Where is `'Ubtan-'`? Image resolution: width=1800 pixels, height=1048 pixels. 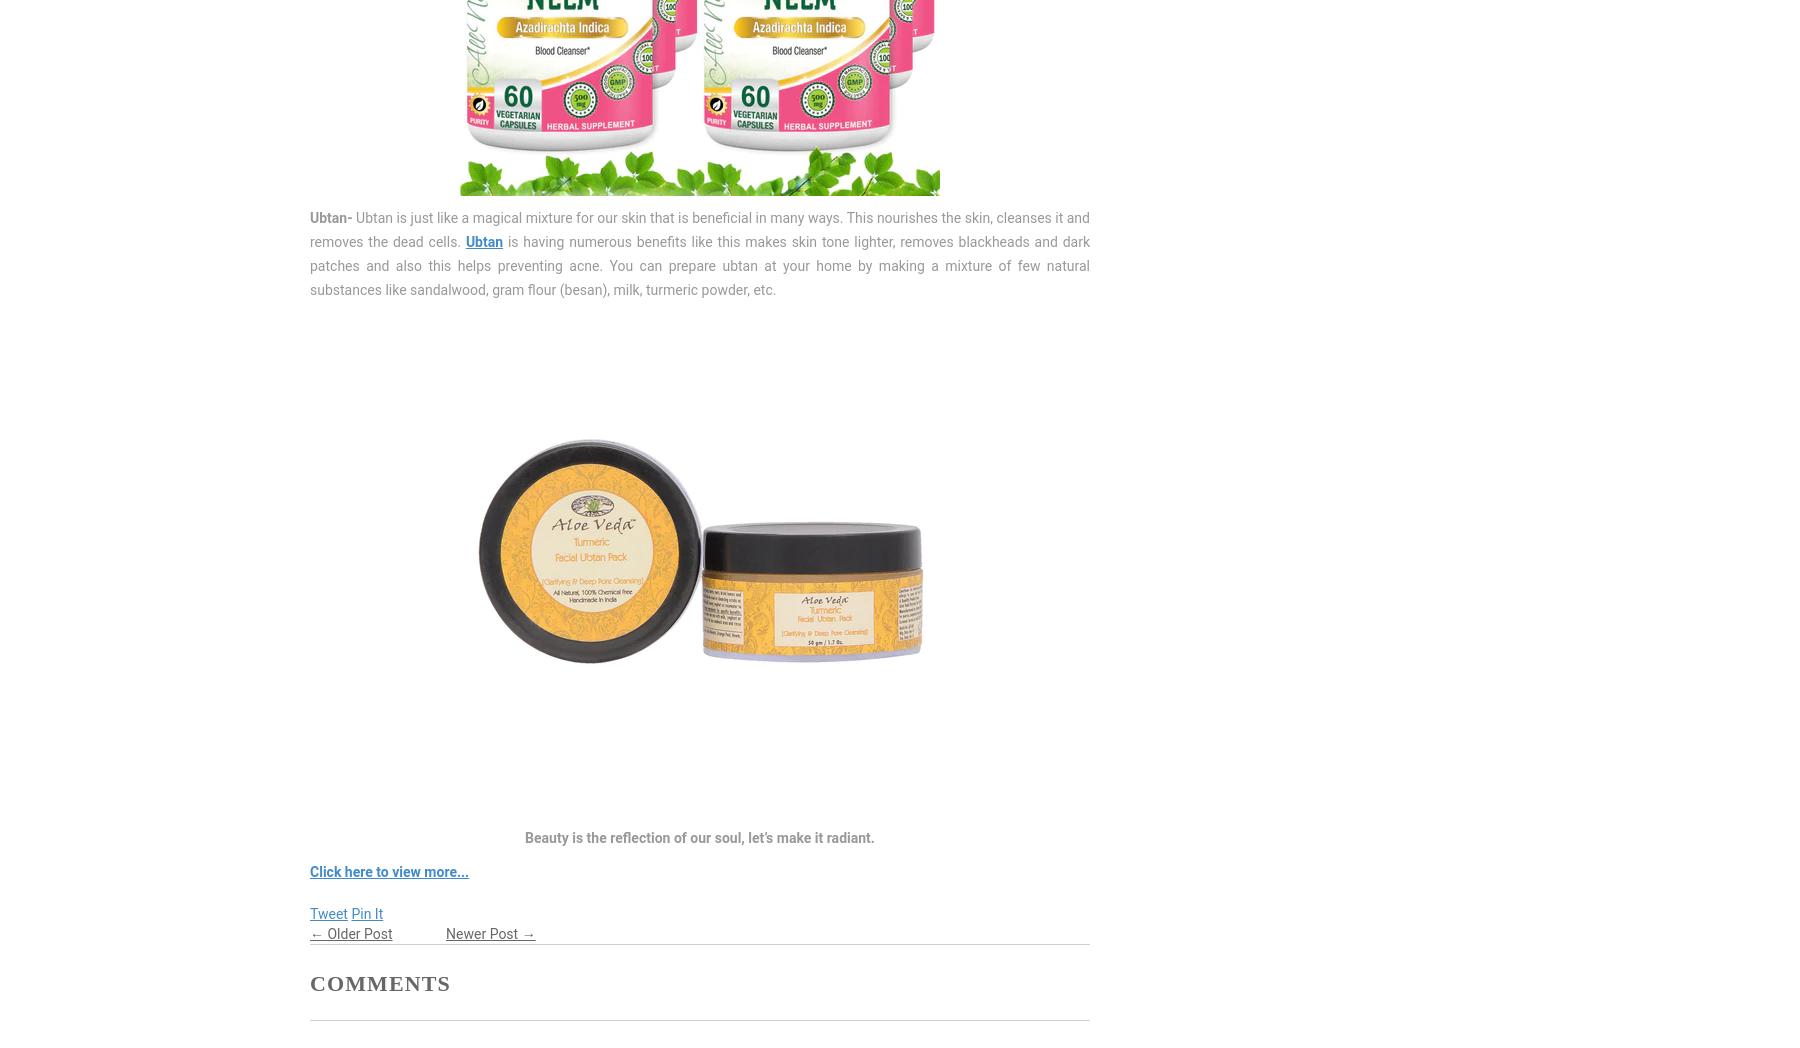
'Ubtan-' is located at coordinates (332, 216).